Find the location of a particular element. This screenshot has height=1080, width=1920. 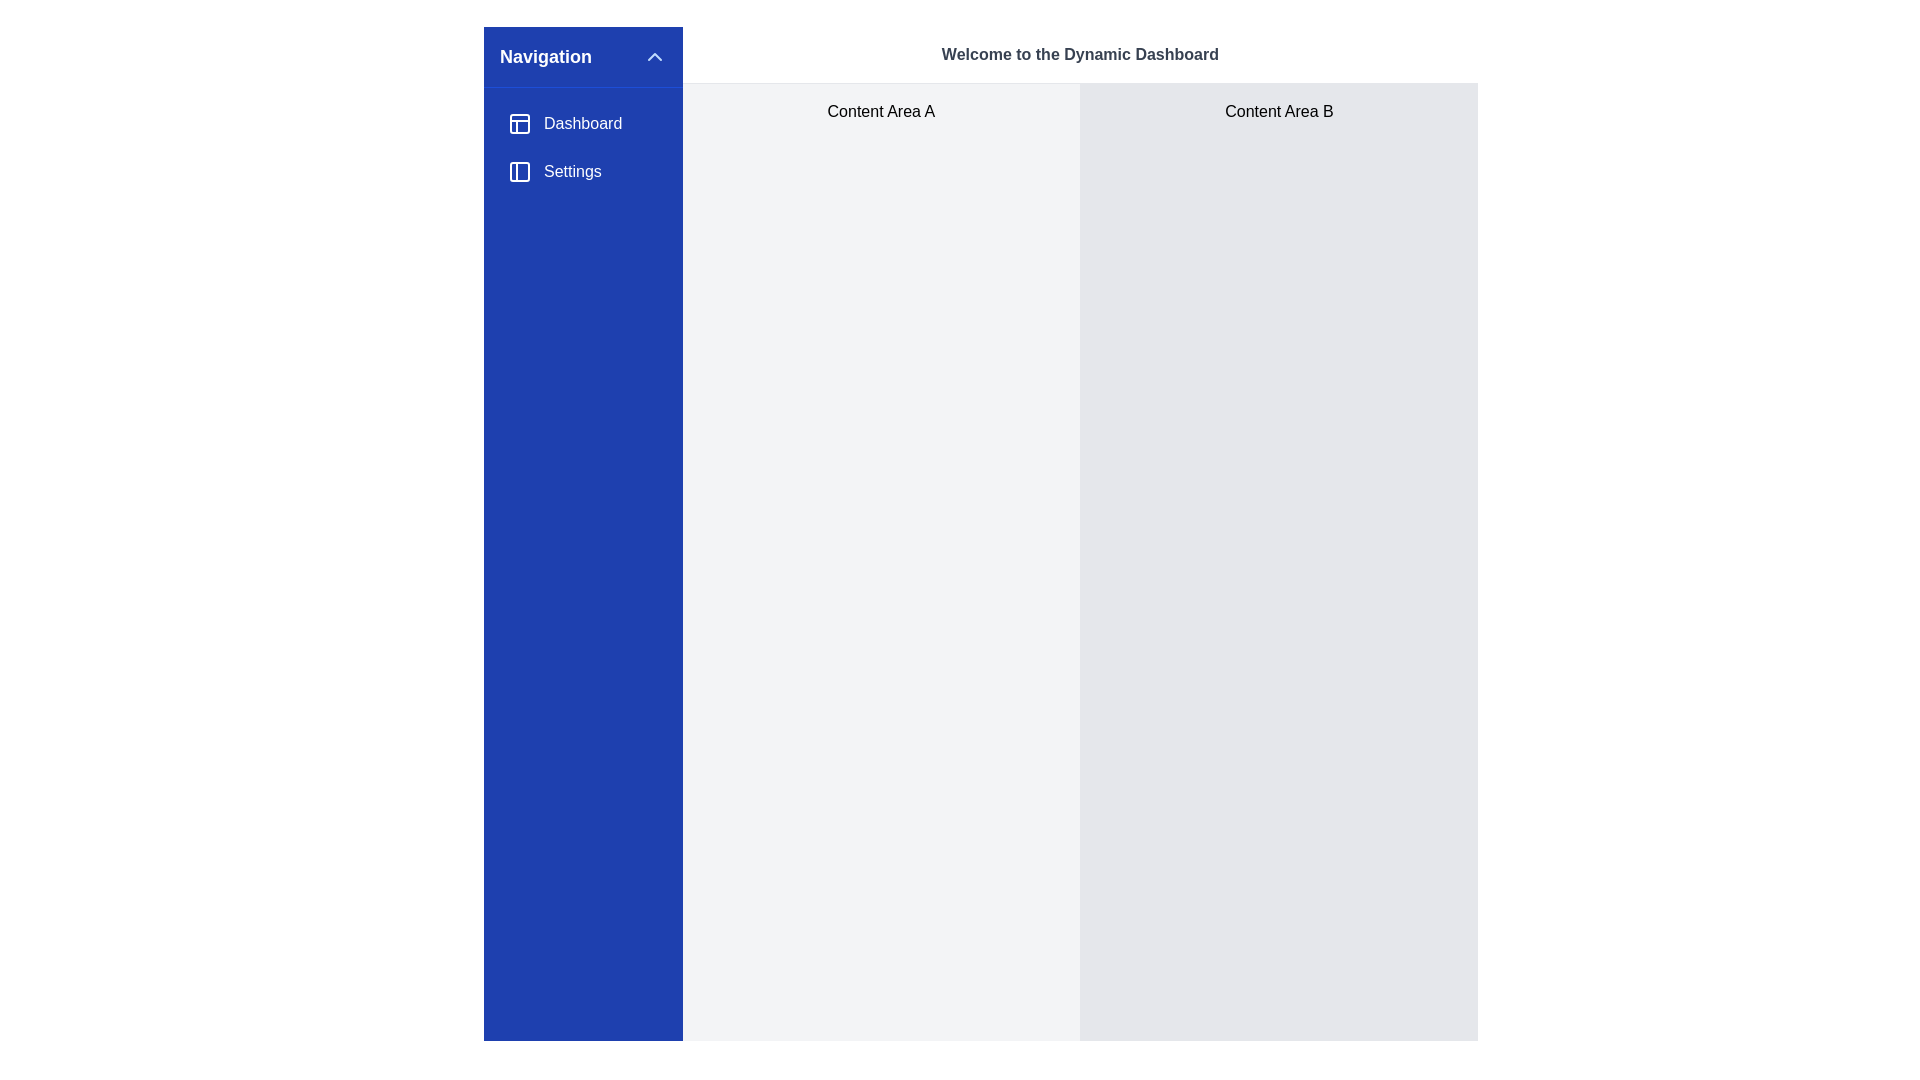

the first button in the vertical navigation menu is located at coordinates (582, 123).